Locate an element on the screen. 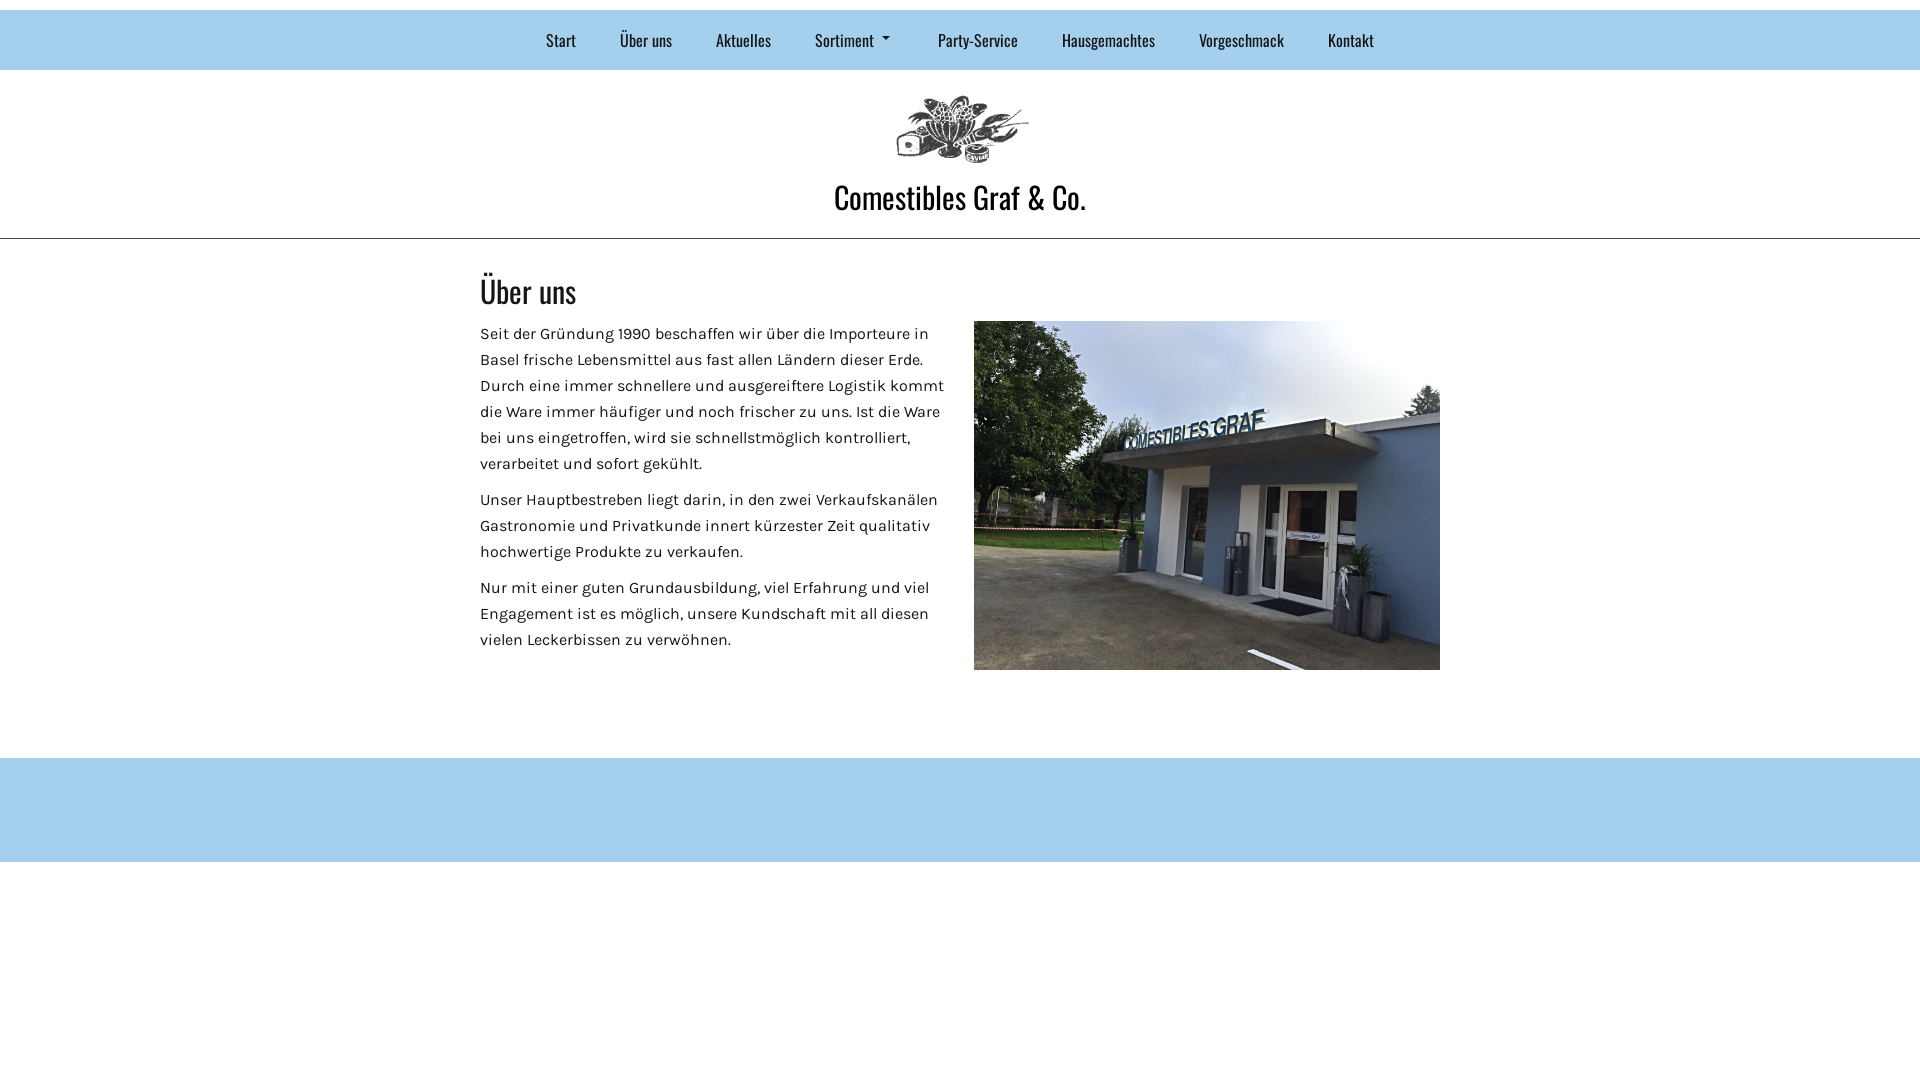 The image size is (1920, 1080). 'Aktuelles' is located at coordinates (742, 39).